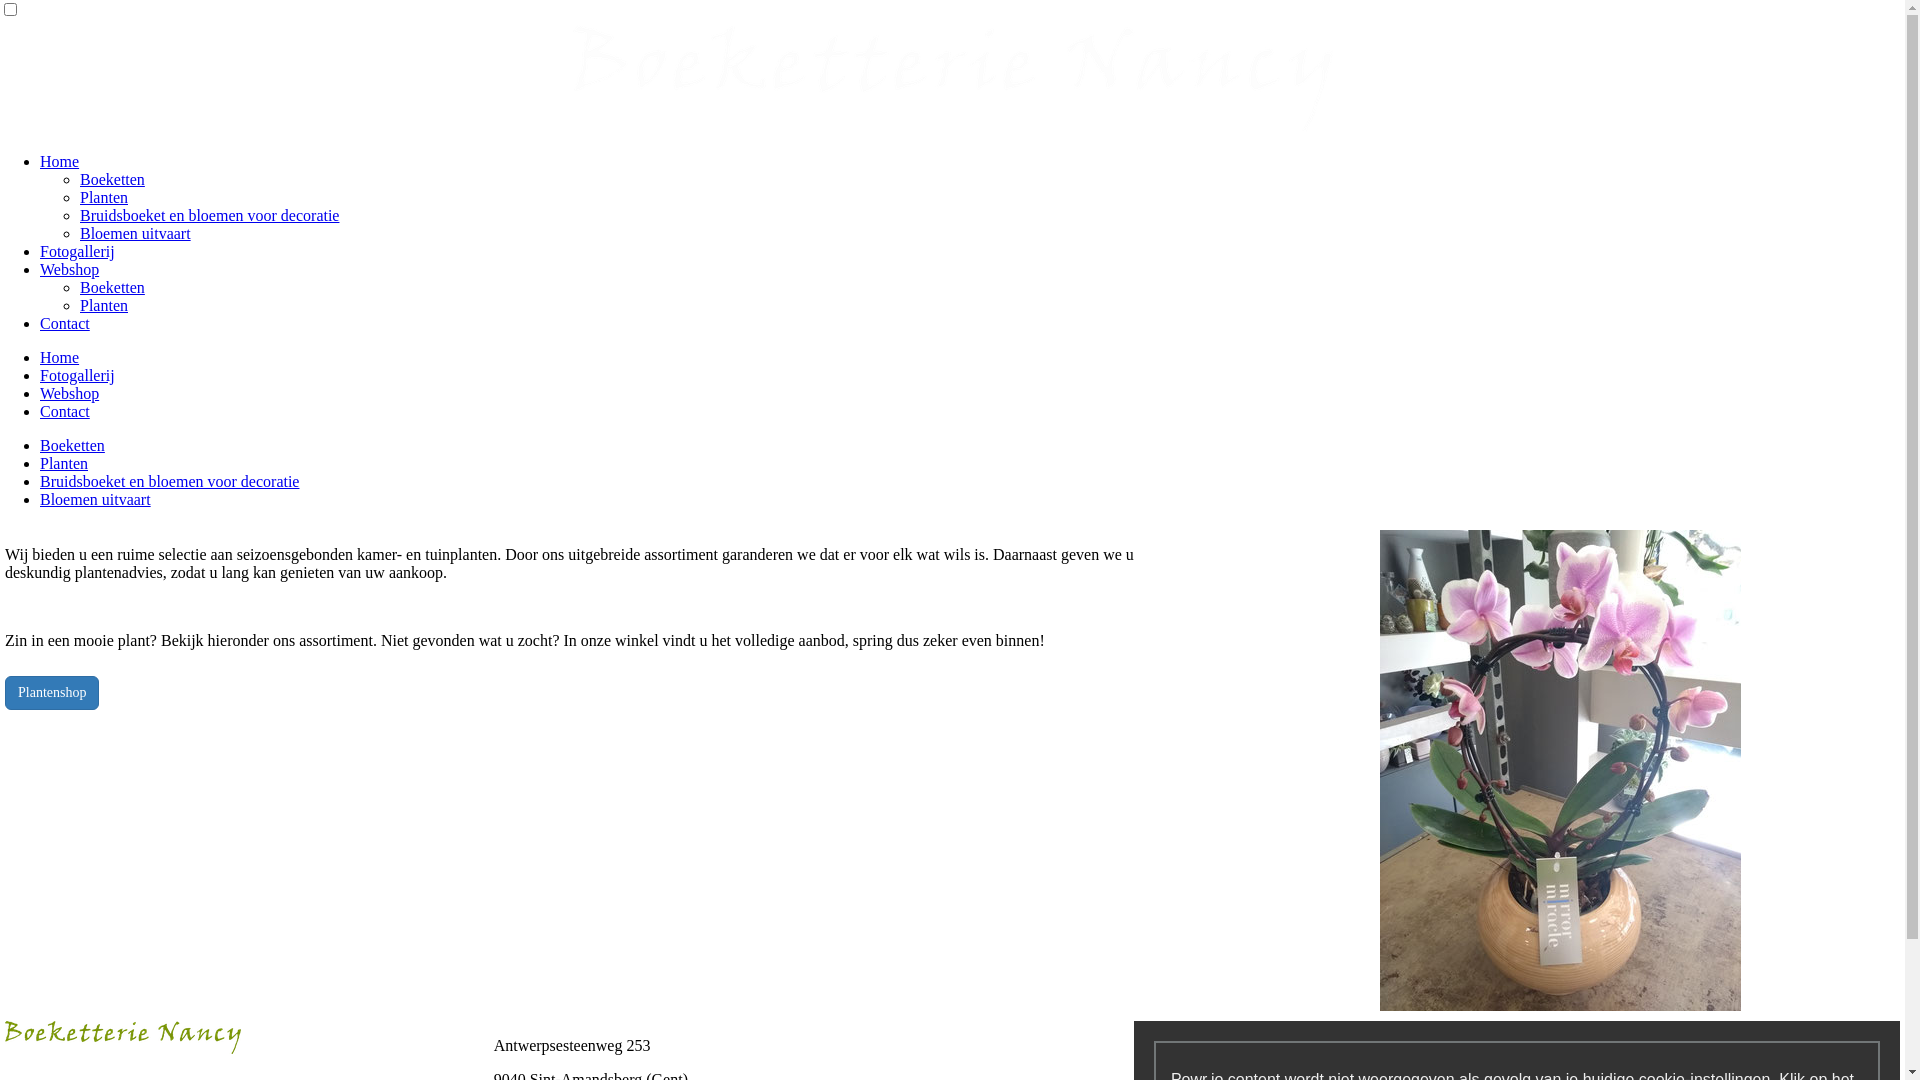  Describe the element at coordinates (77, 250) in the screenshot. I see `'Fotogallerij'` at that location.